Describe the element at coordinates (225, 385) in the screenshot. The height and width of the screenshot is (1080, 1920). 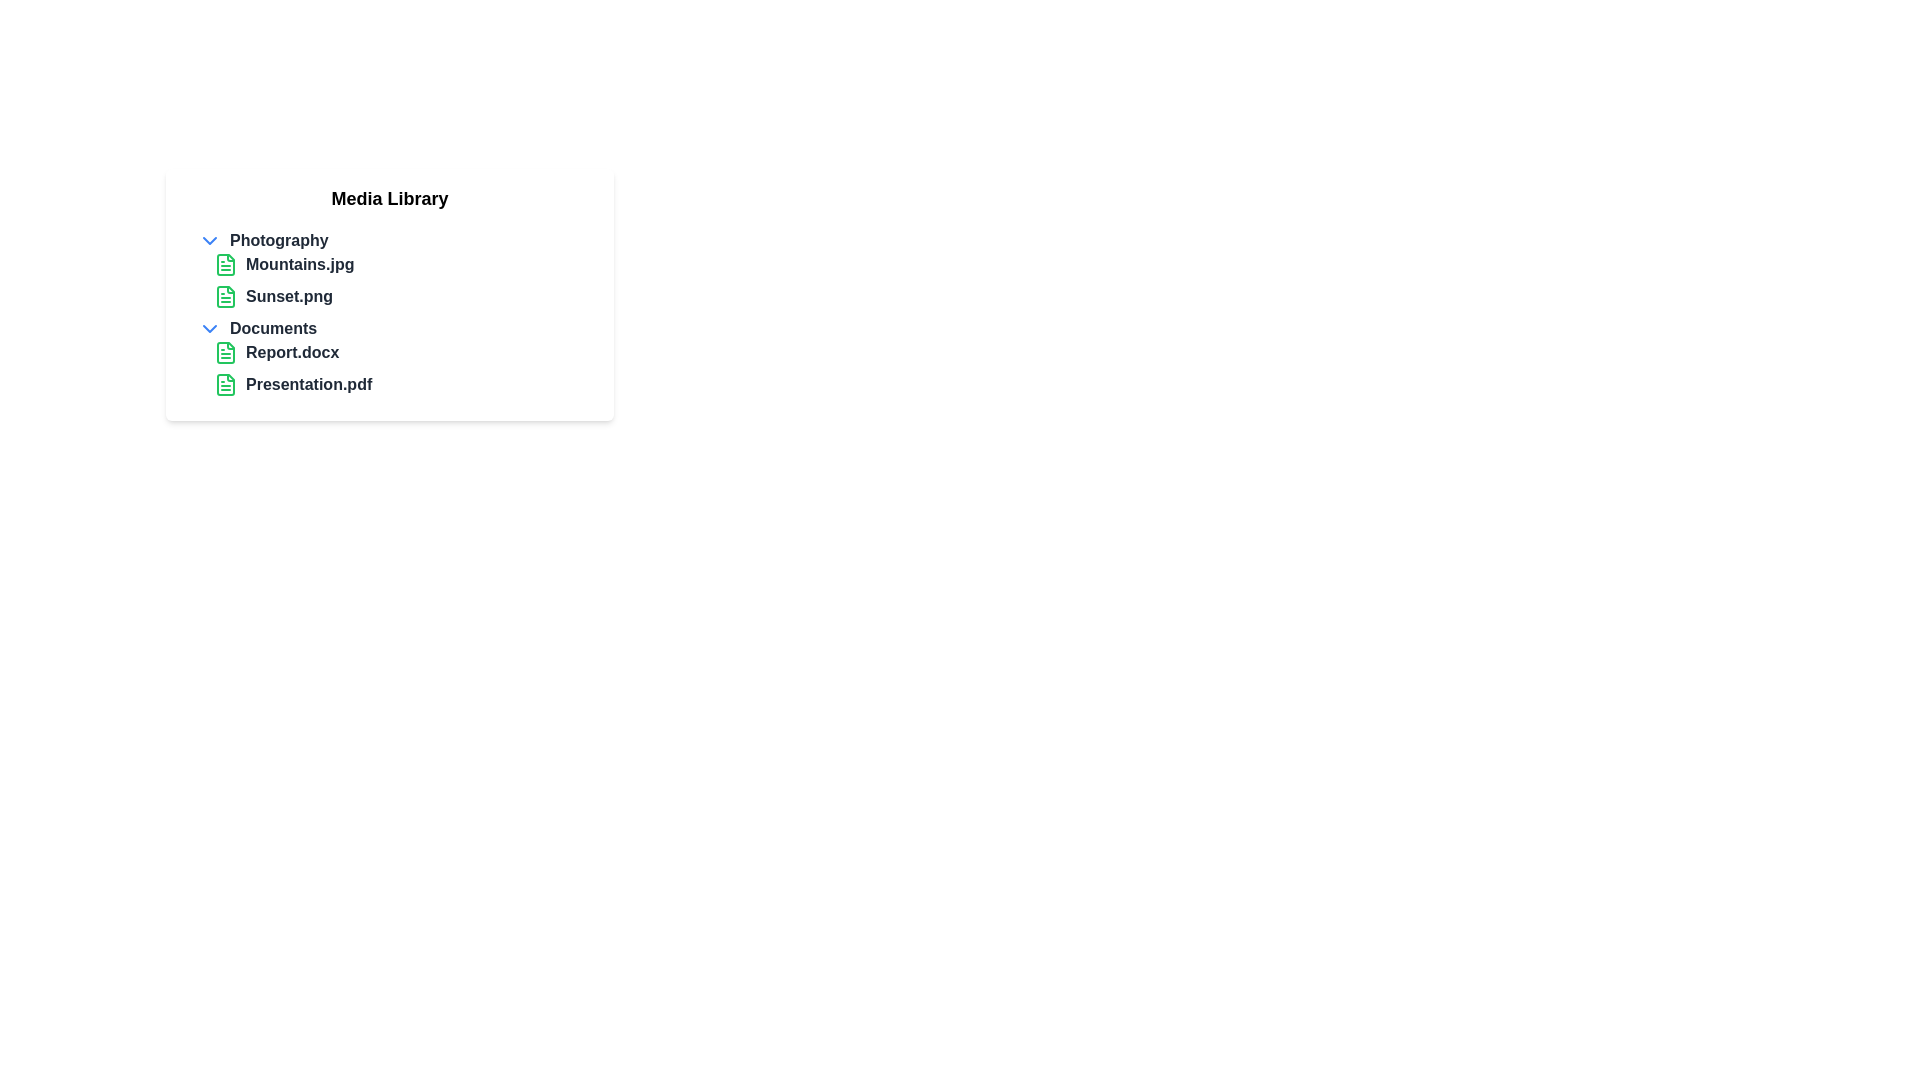
I see `the document file icon representing 'Presentation.pdf' in the 'Media Library' list` at that location.